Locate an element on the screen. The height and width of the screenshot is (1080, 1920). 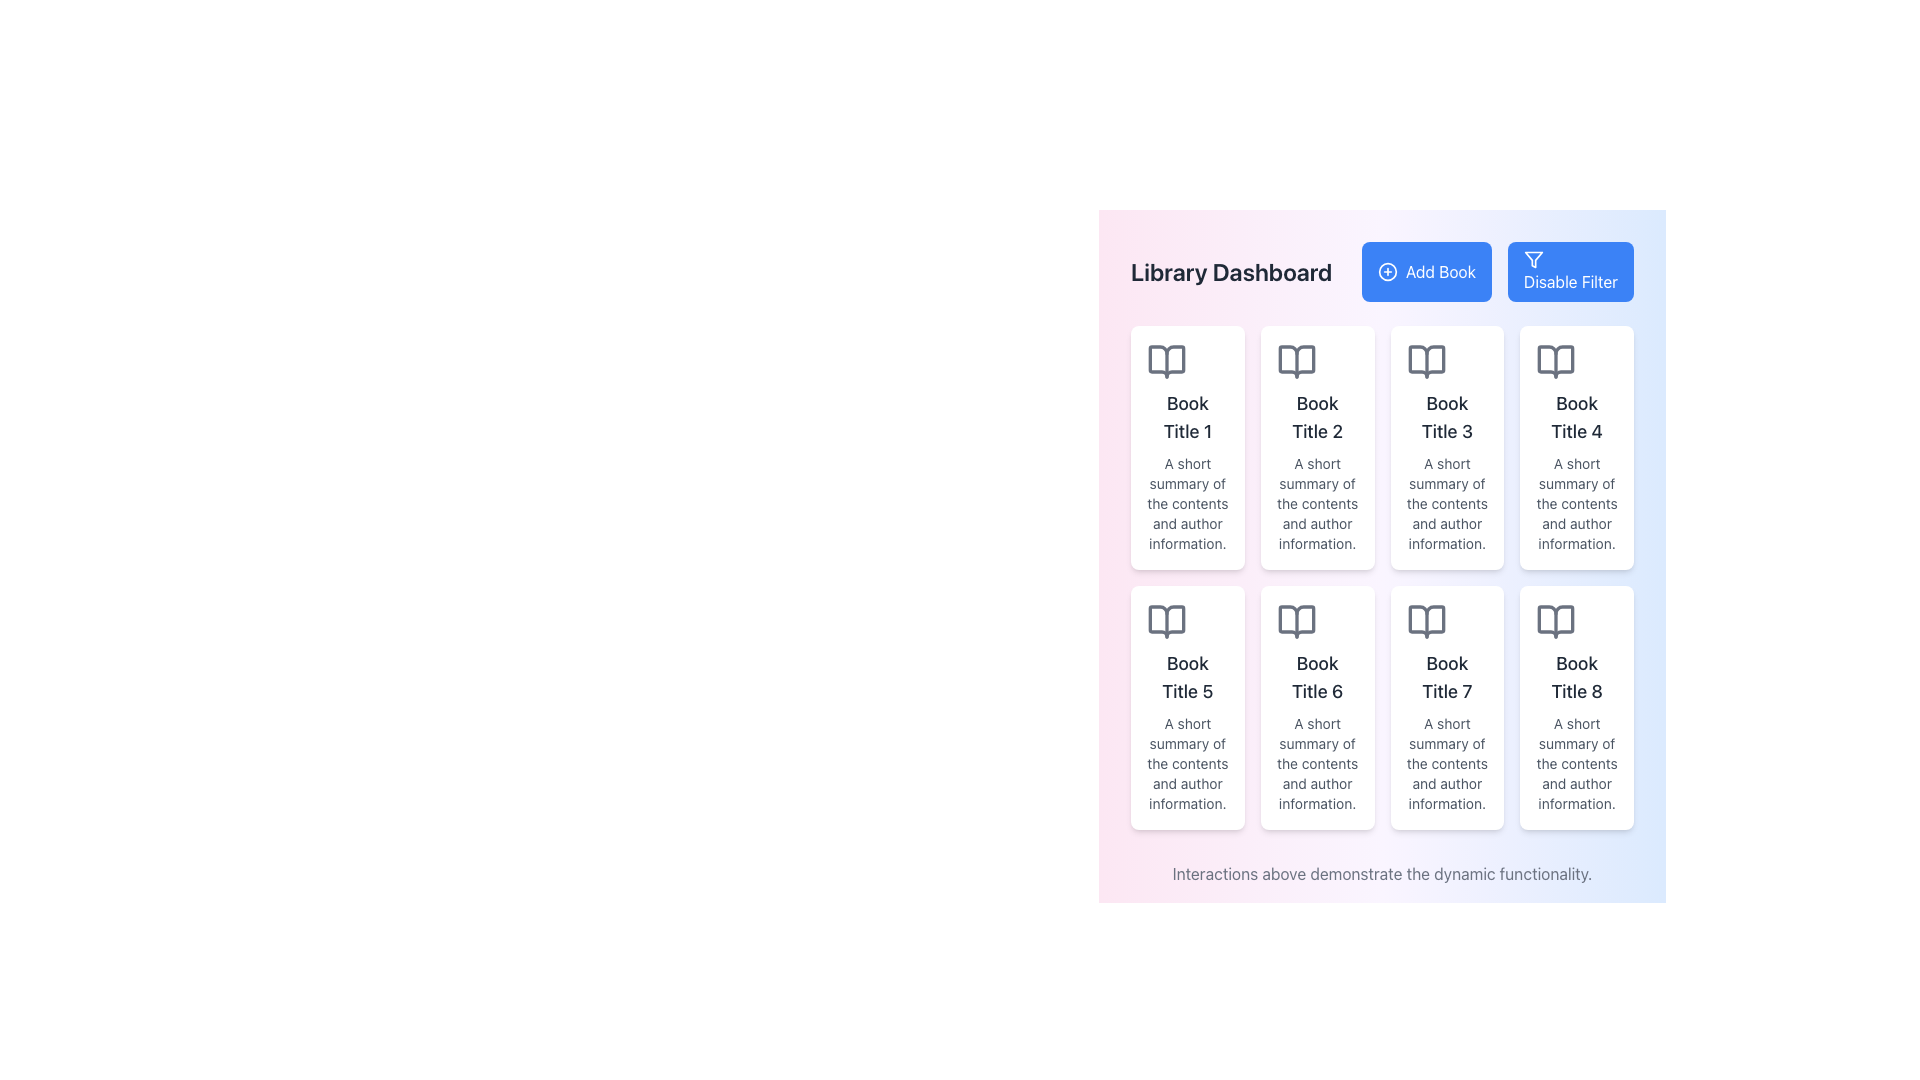
the book card displaying information about the book, located in the second column and second row of the grid, between 'Book Title 6' and 'Book Title 8' is located at coordinates (1447, 707).